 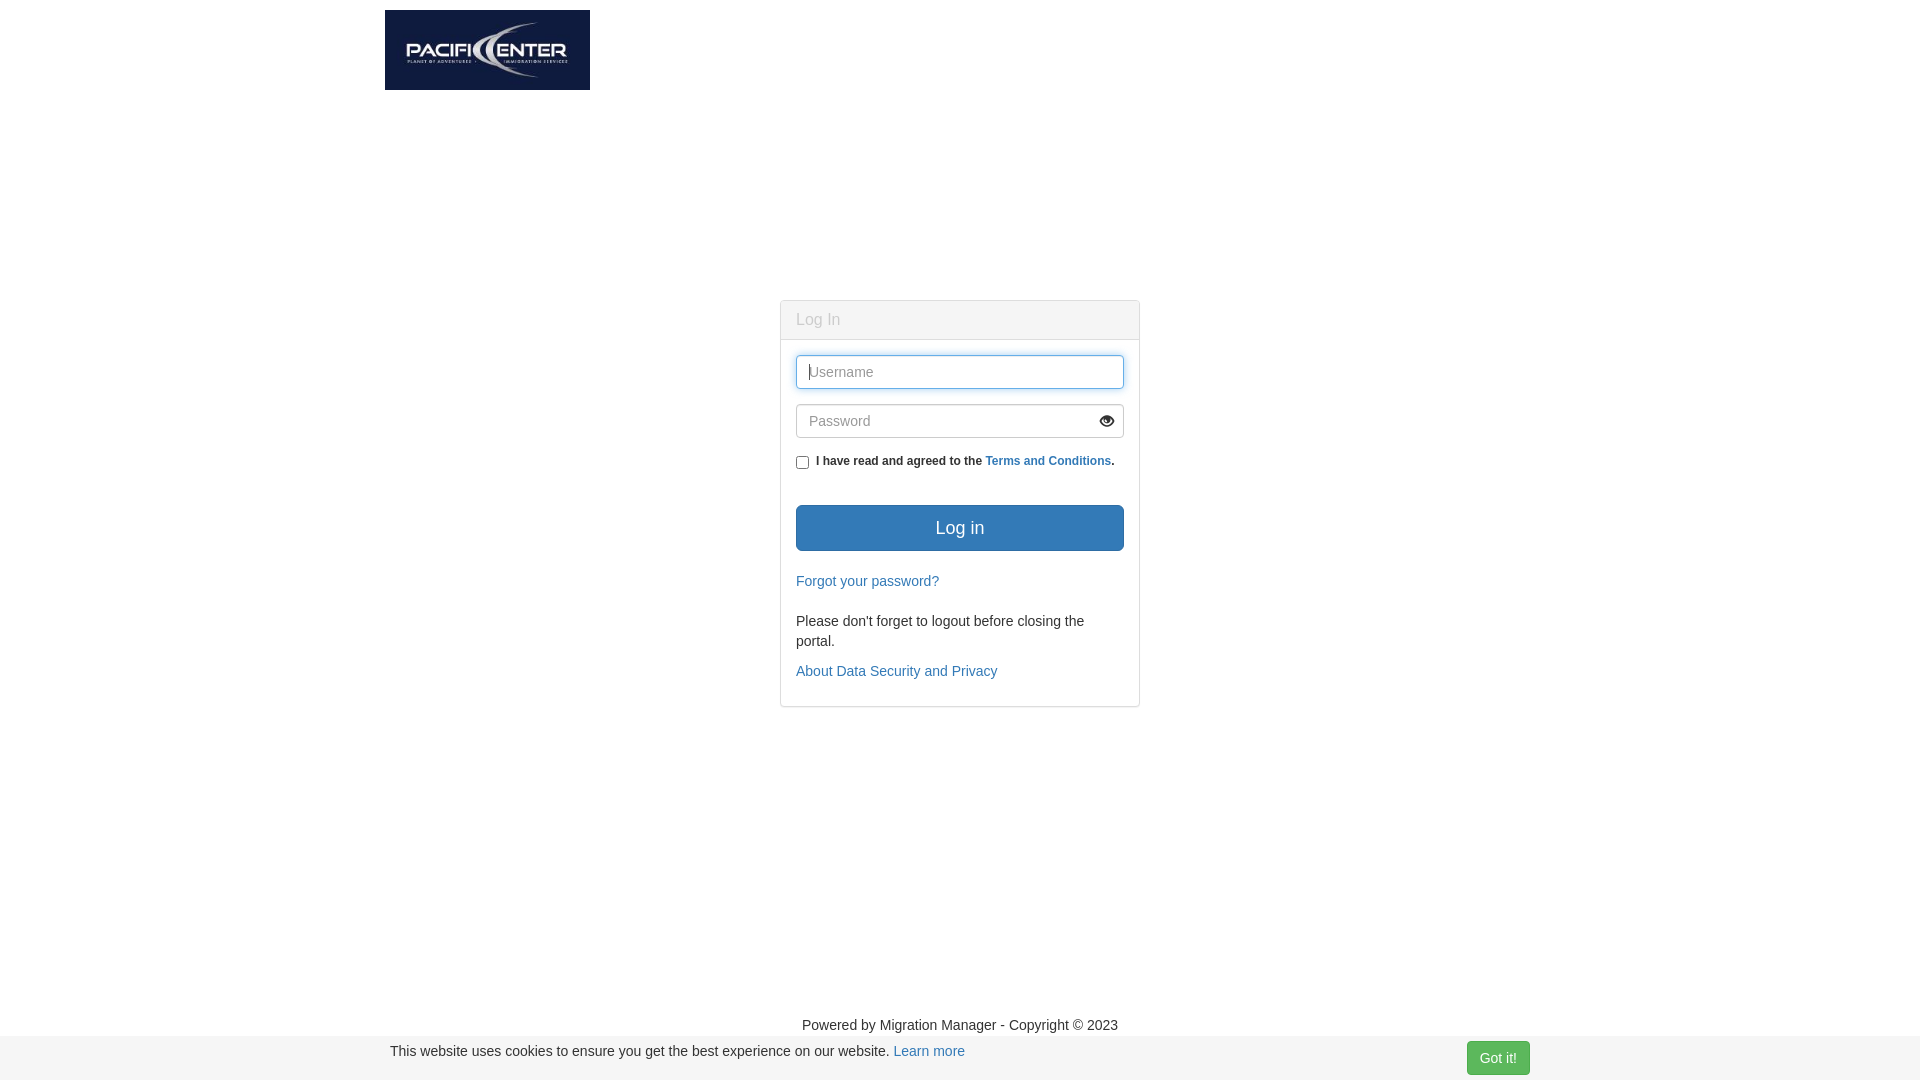 What do you see at coordinates (960, 527) in the screenshot?
I see `'Log in'` at bounding box center [960, 527].